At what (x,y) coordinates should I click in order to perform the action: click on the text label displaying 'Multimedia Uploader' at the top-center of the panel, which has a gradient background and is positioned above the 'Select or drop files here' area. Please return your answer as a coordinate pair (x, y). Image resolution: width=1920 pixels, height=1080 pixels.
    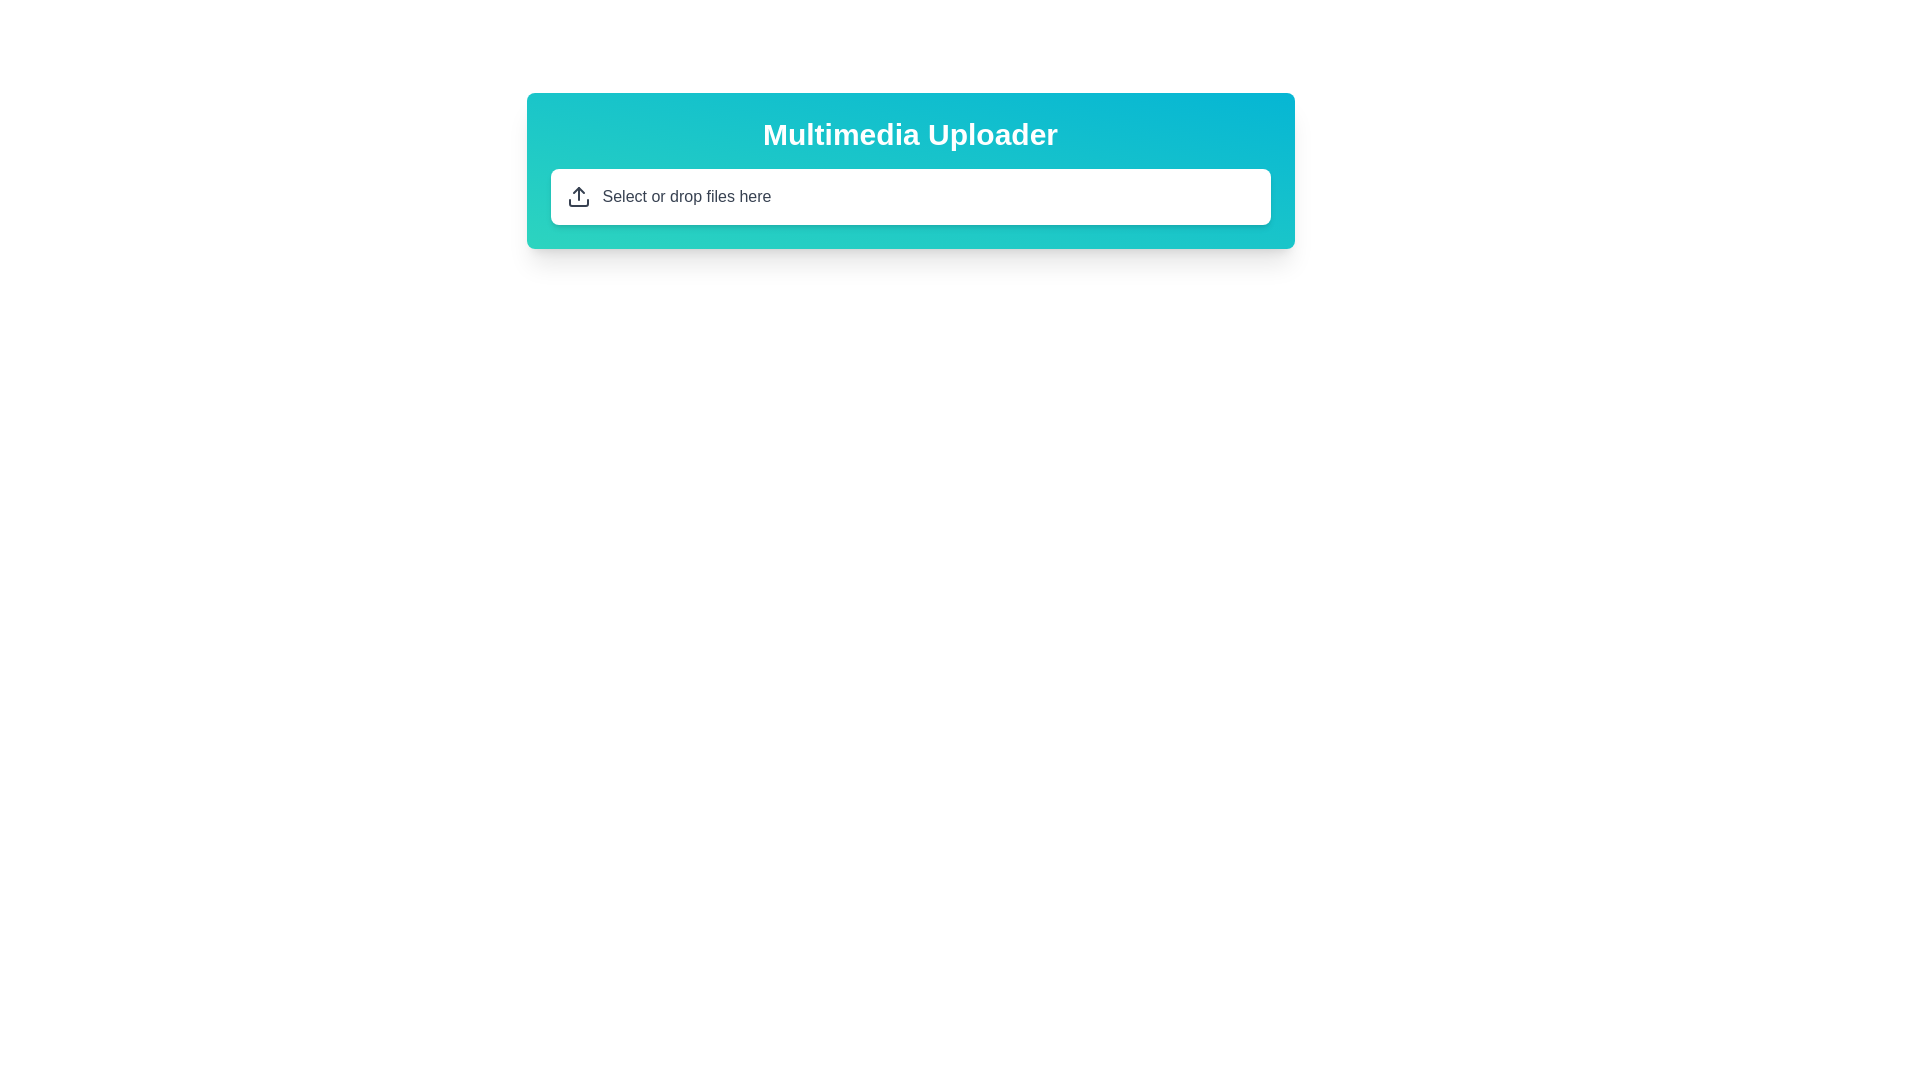
    Looking at the image, I should click on (909, 135).